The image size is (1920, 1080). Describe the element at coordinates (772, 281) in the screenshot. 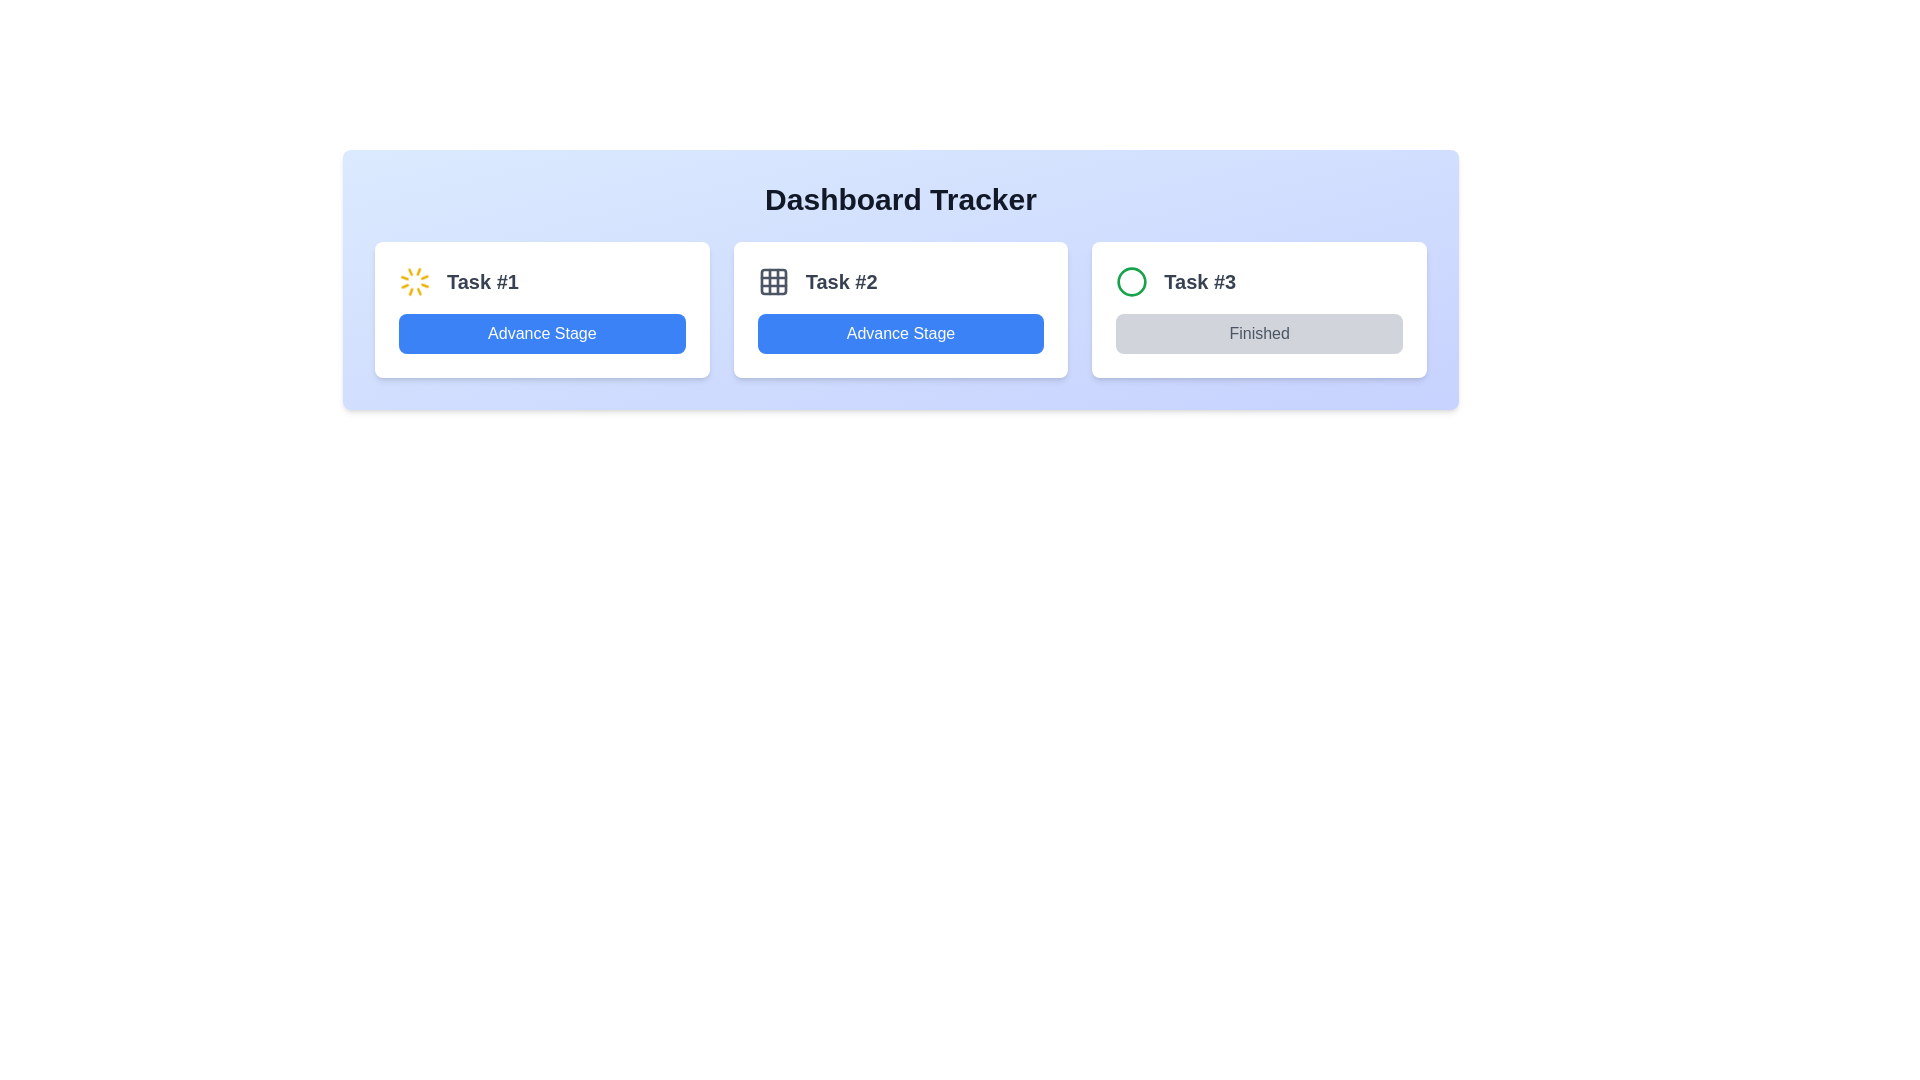

I see `the square grid icon with a dark gray outline and transparent fill located at the top-left corner of the task card labeled 'Task #2'` at that location.